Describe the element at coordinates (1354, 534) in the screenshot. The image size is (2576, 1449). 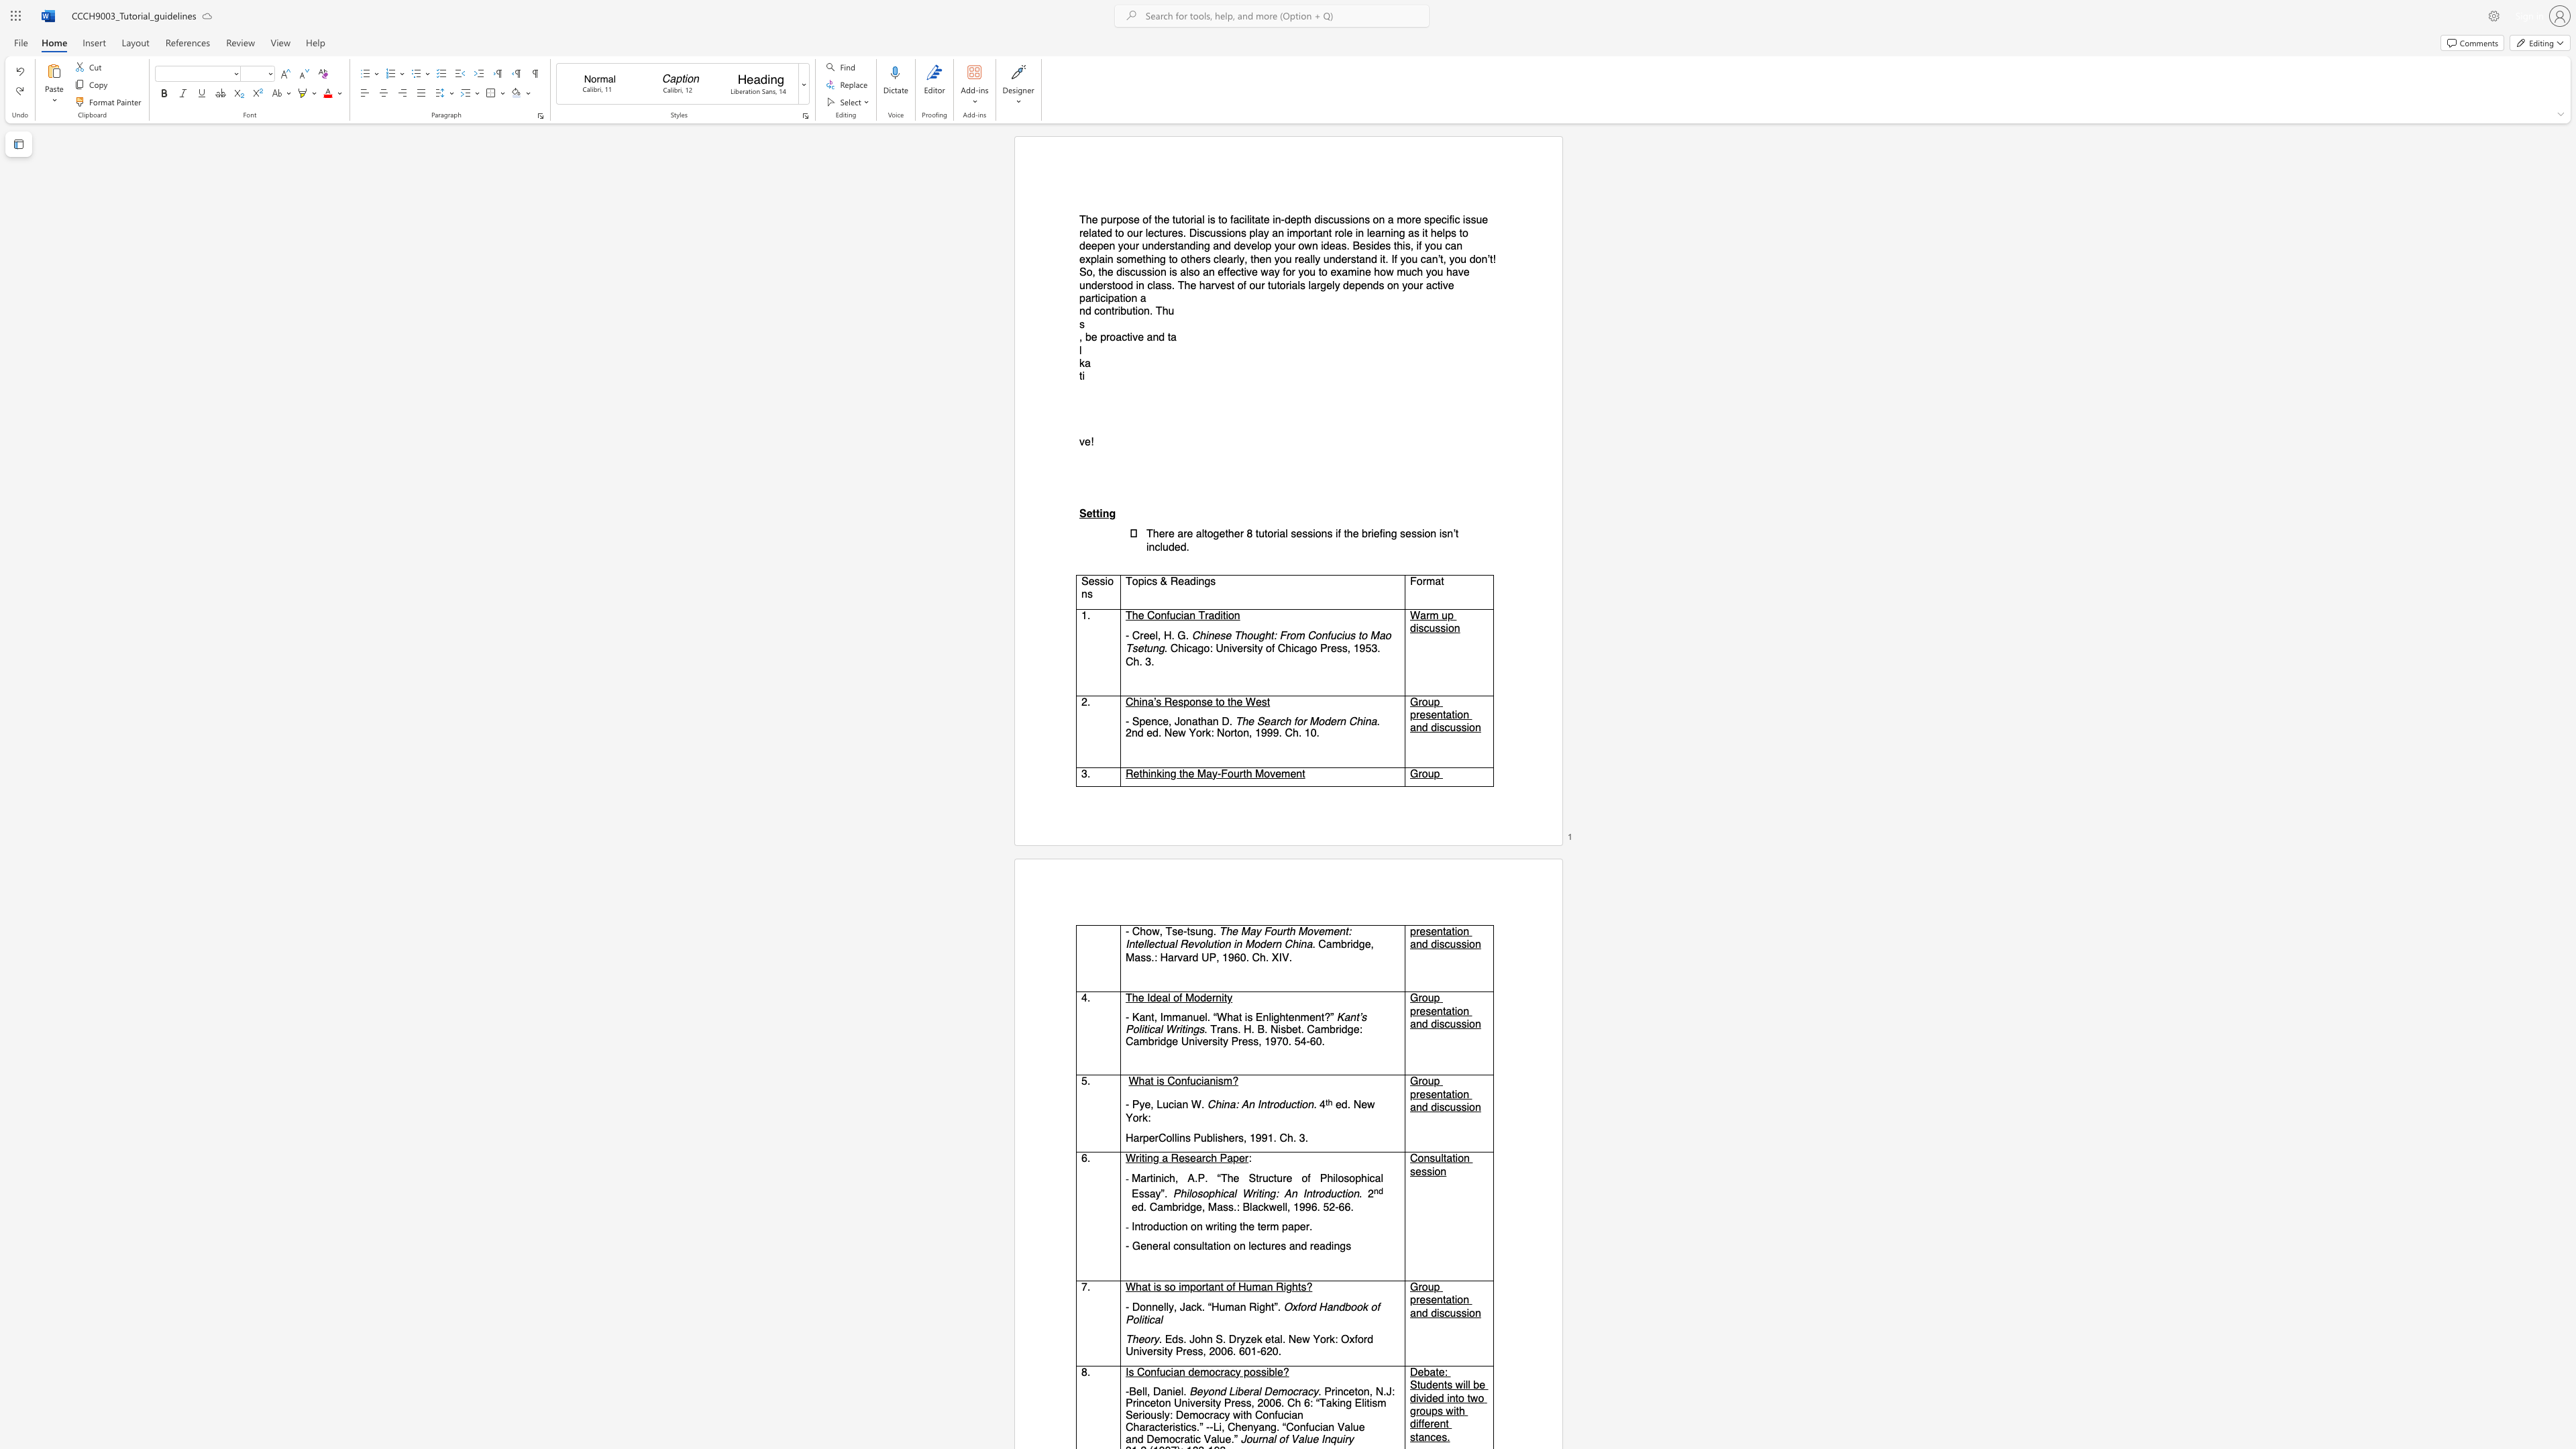
I see `the 7th character "e" in the text` at that location.